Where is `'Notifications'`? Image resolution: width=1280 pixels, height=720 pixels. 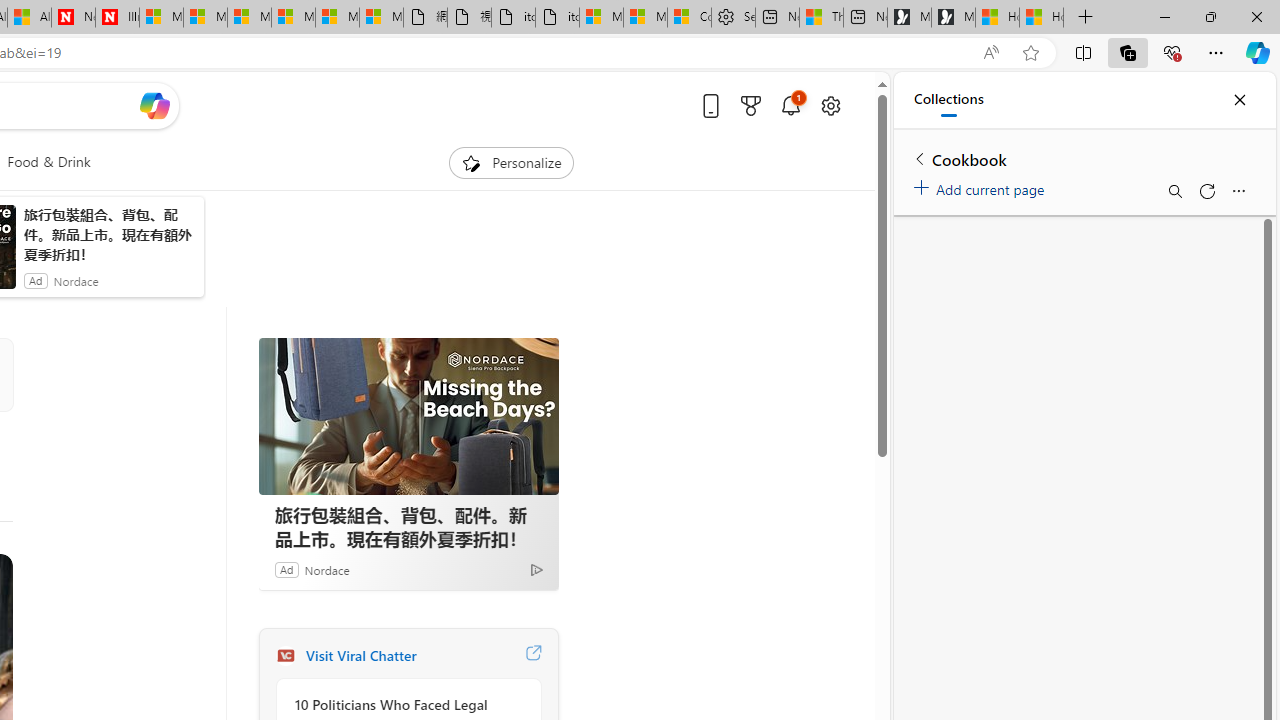 'Notifications' is located at coordinates (790, 105).